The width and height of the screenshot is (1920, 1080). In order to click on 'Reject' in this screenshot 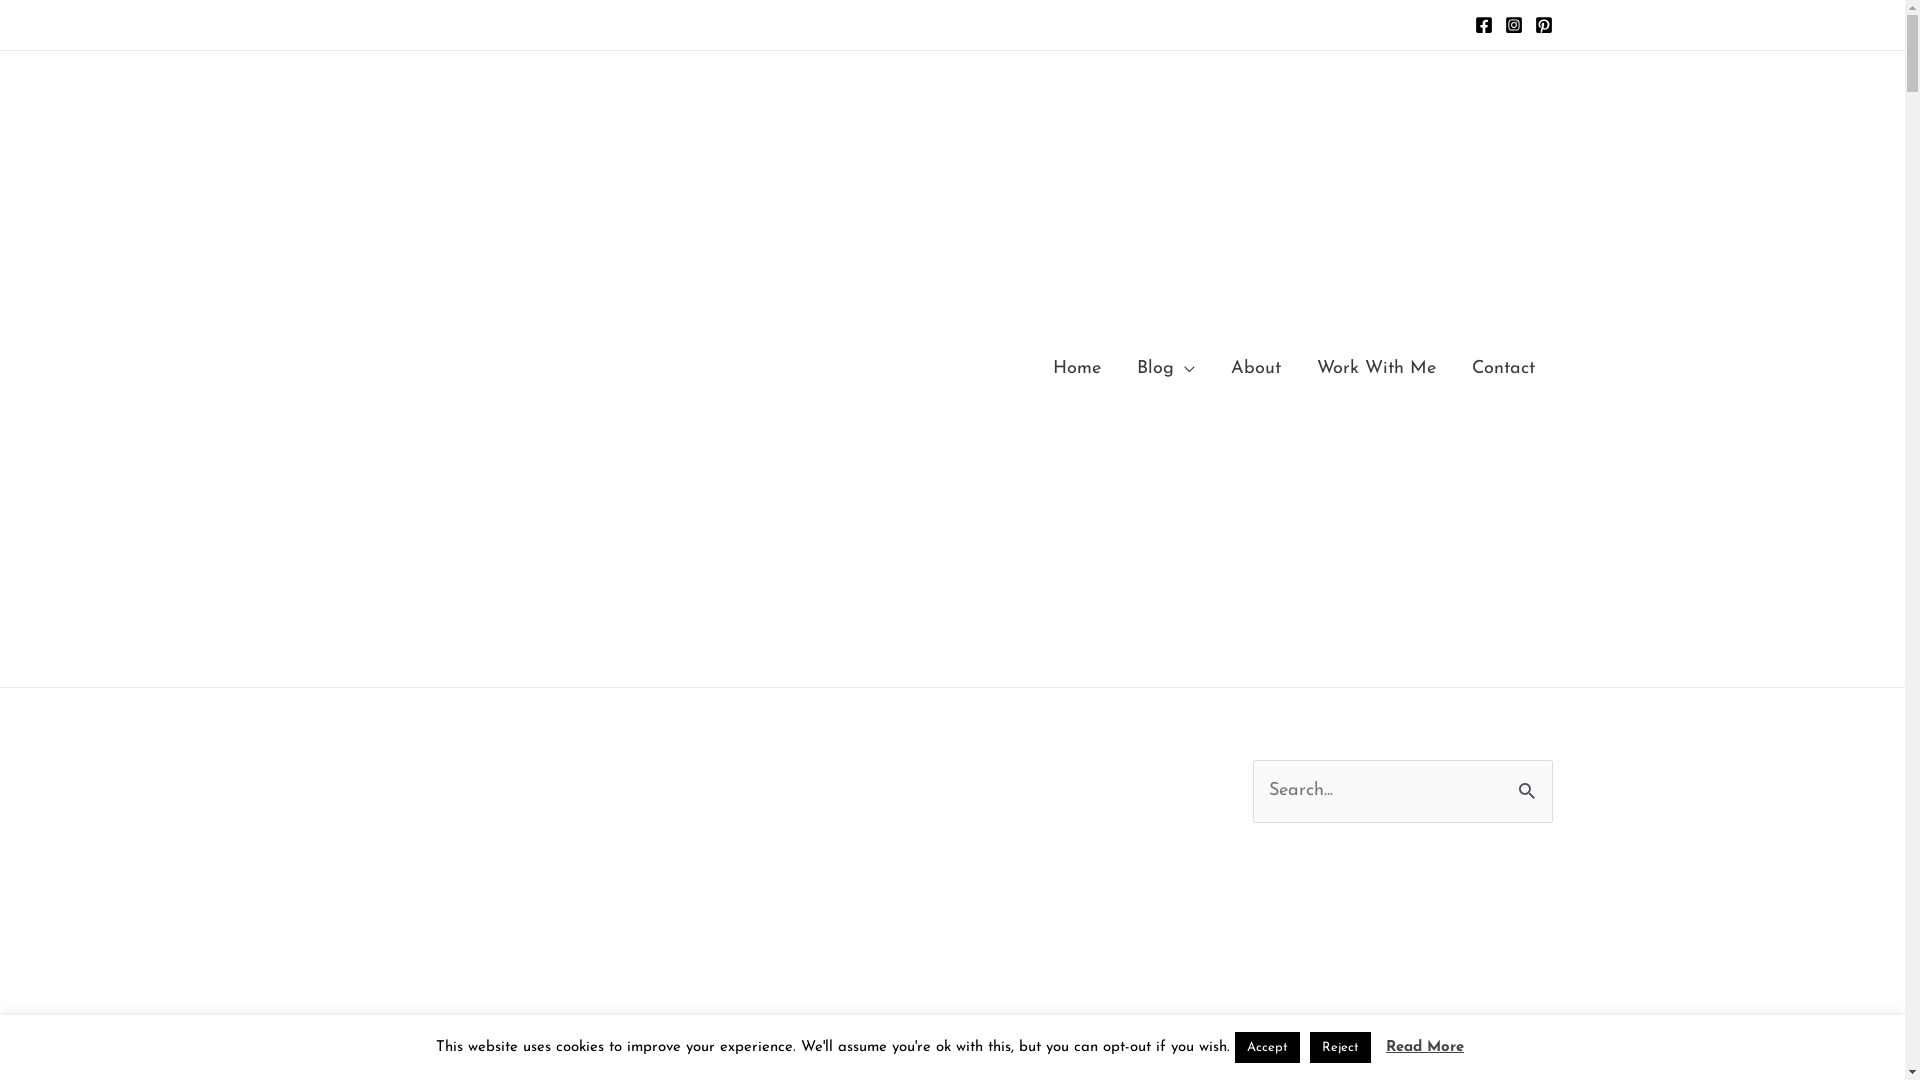, I will do `click(1340, 1046)`.